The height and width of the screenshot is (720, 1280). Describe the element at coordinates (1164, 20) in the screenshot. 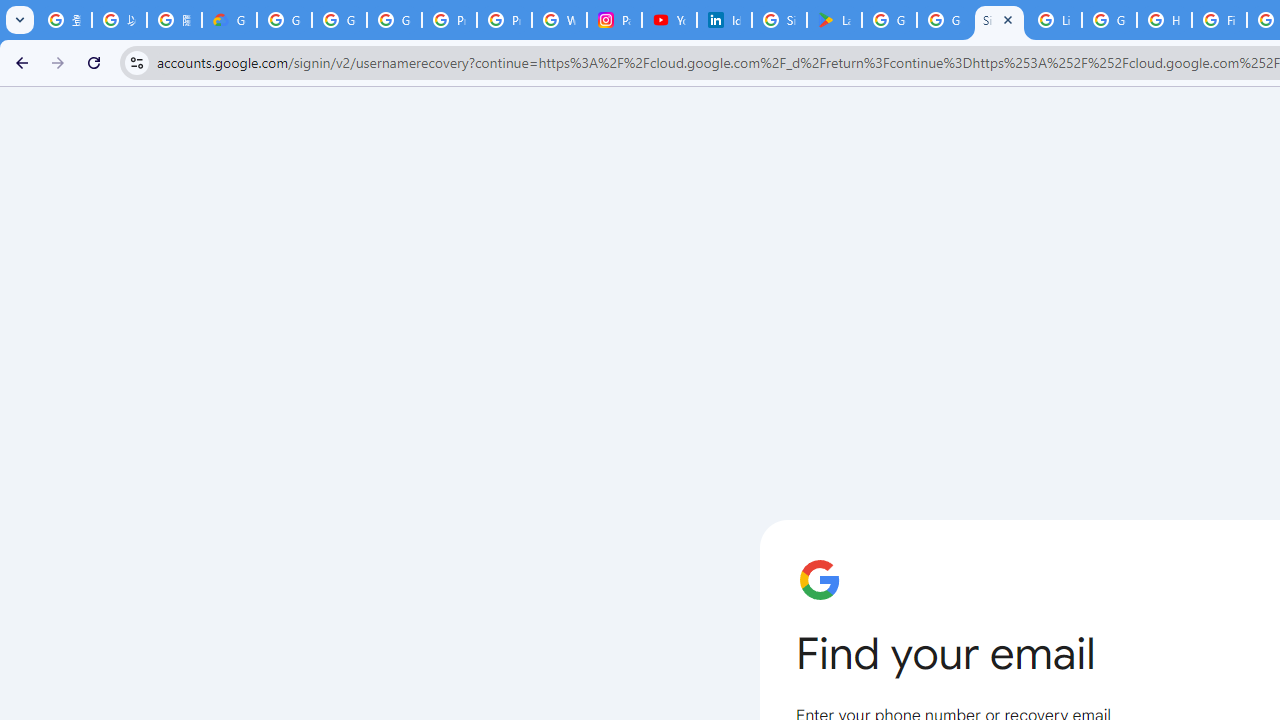

I see `'How do I create a new Google Account? - Google Account Help'` at that location.